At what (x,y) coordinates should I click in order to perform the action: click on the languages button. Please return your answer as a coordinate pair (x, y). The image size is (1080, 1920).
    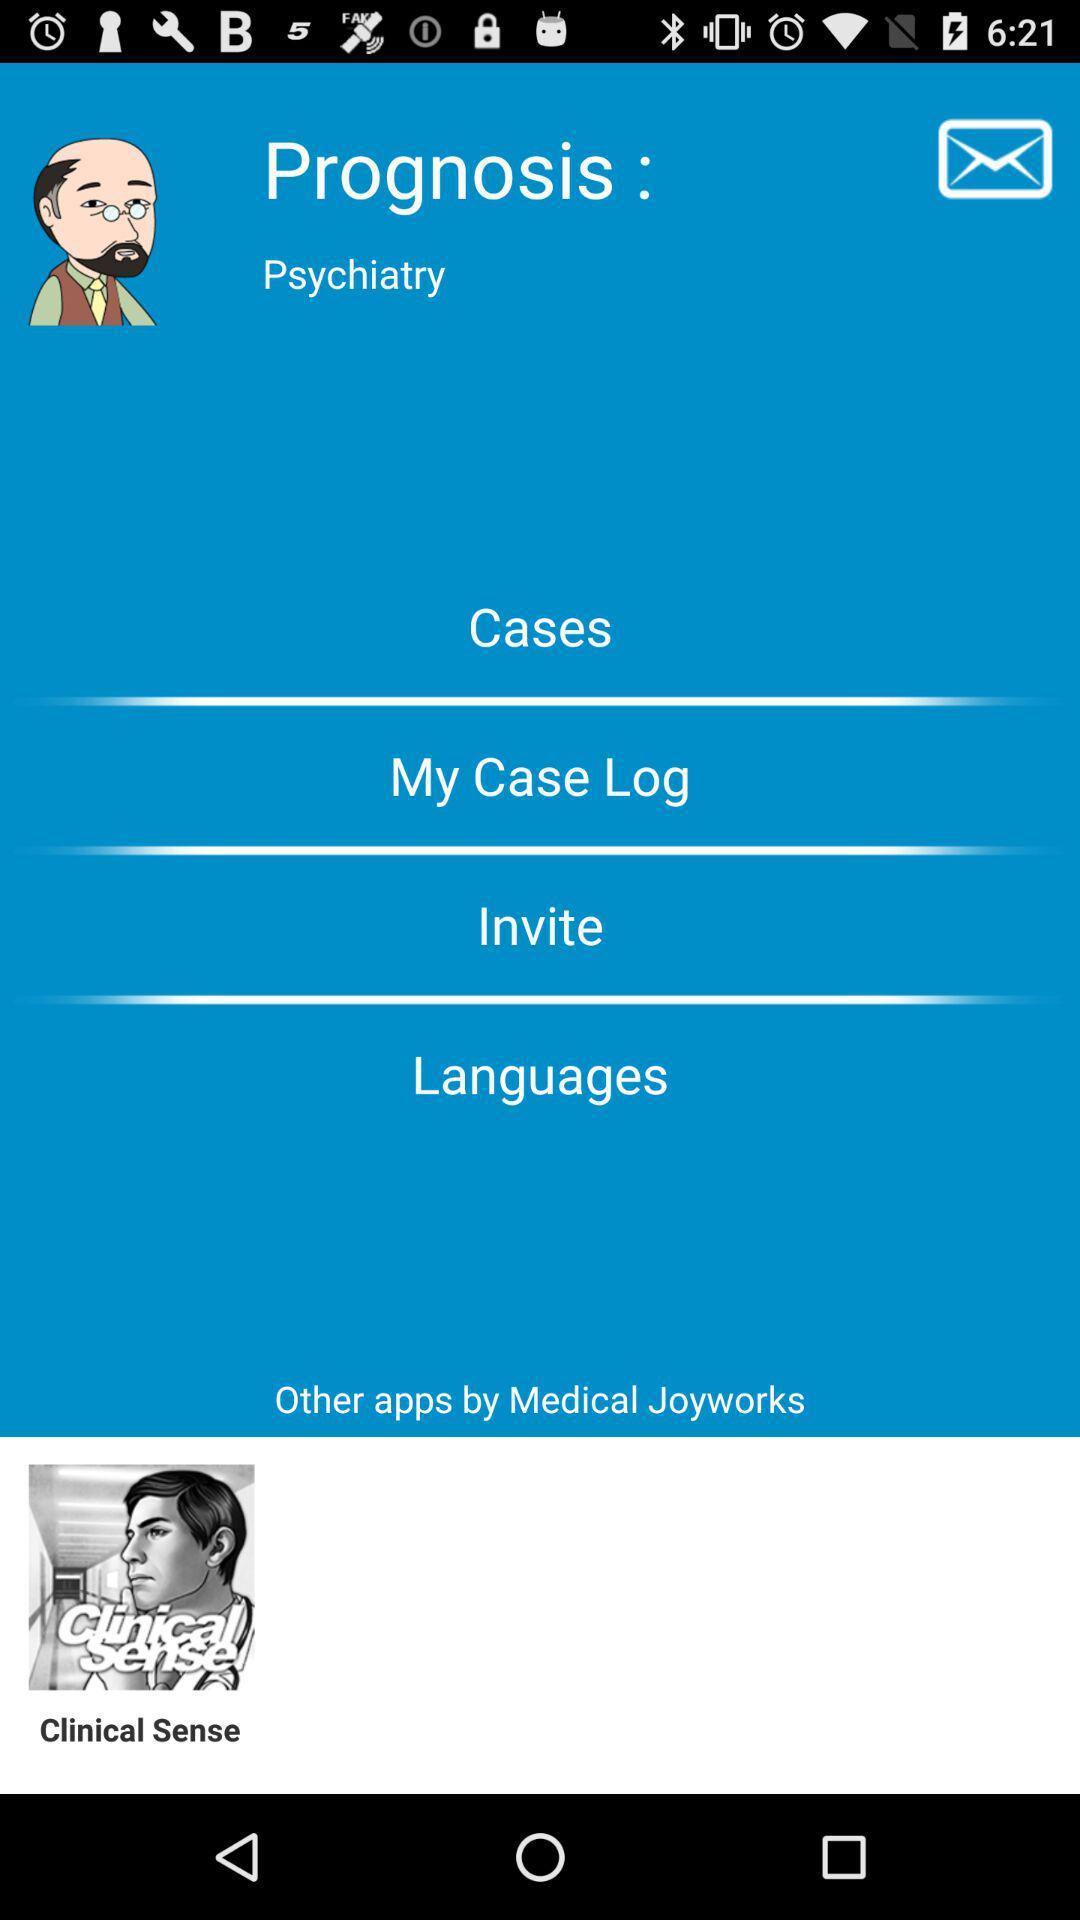
    Looking at the image, I should click on (540, 1072).